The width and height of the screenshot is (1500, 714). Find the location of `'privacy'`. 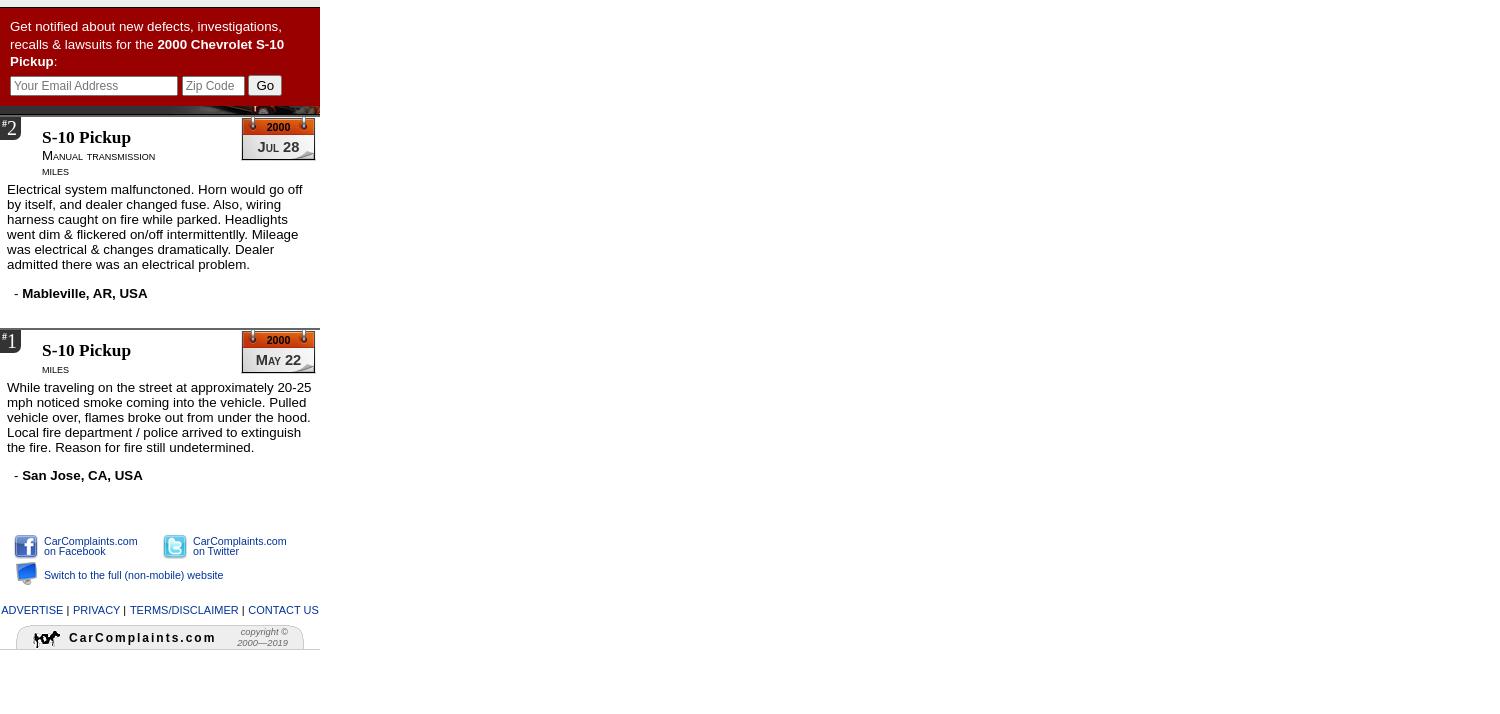

'privacy' is located at coordinates (95, 607).